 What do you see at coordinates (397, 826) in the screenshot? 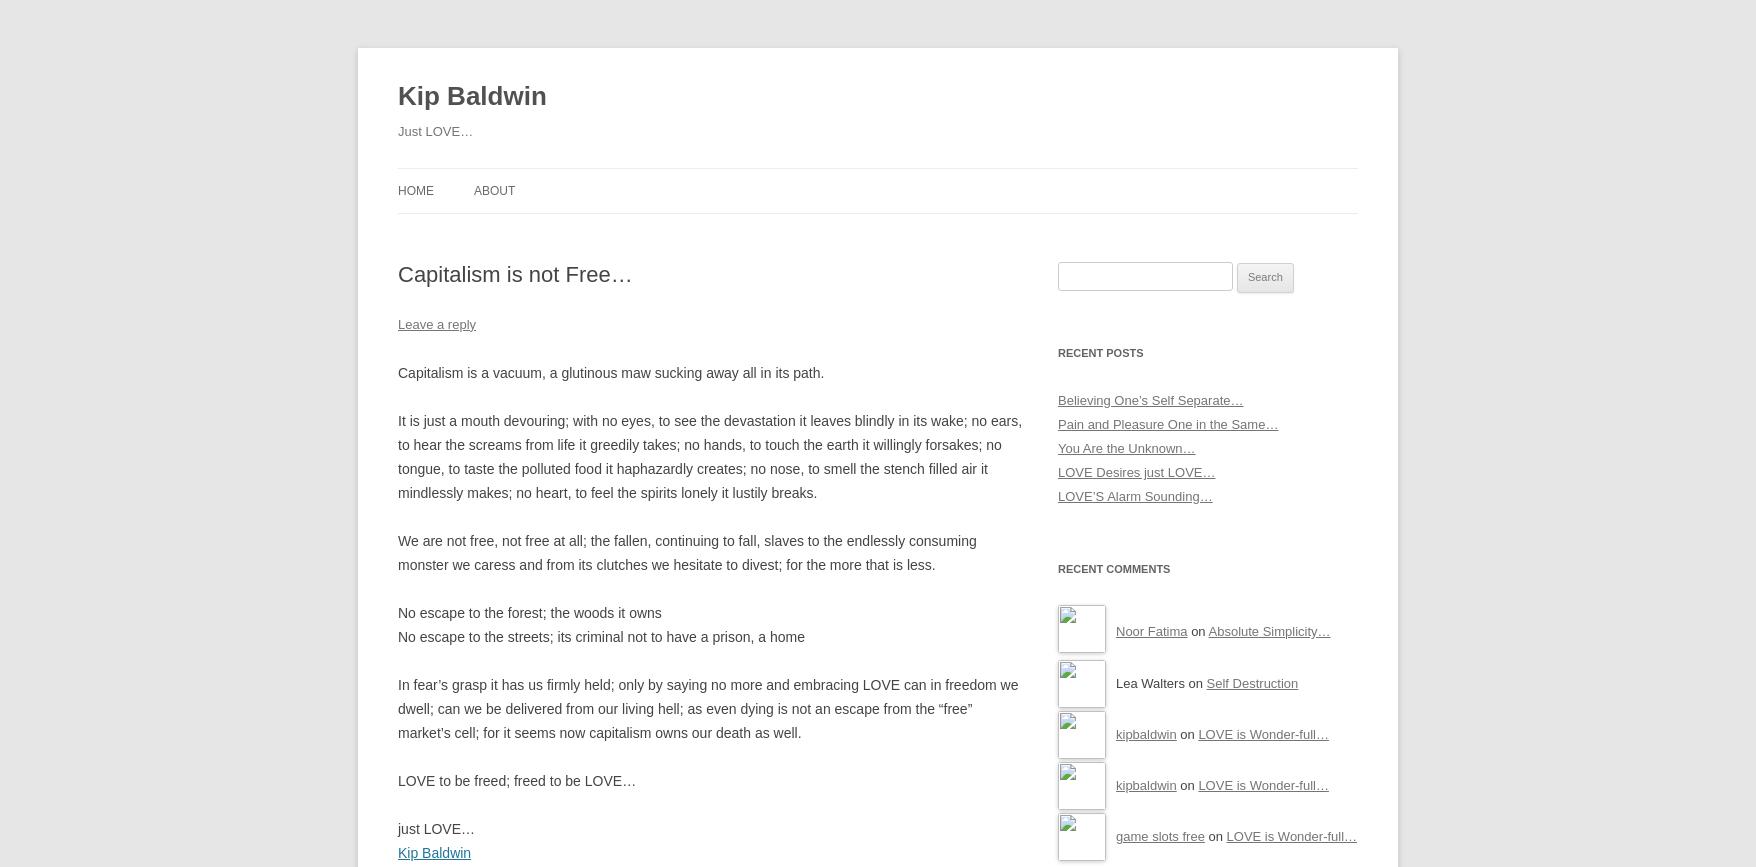
I see `'just LOVE…'` at bounding box center [397, 826].